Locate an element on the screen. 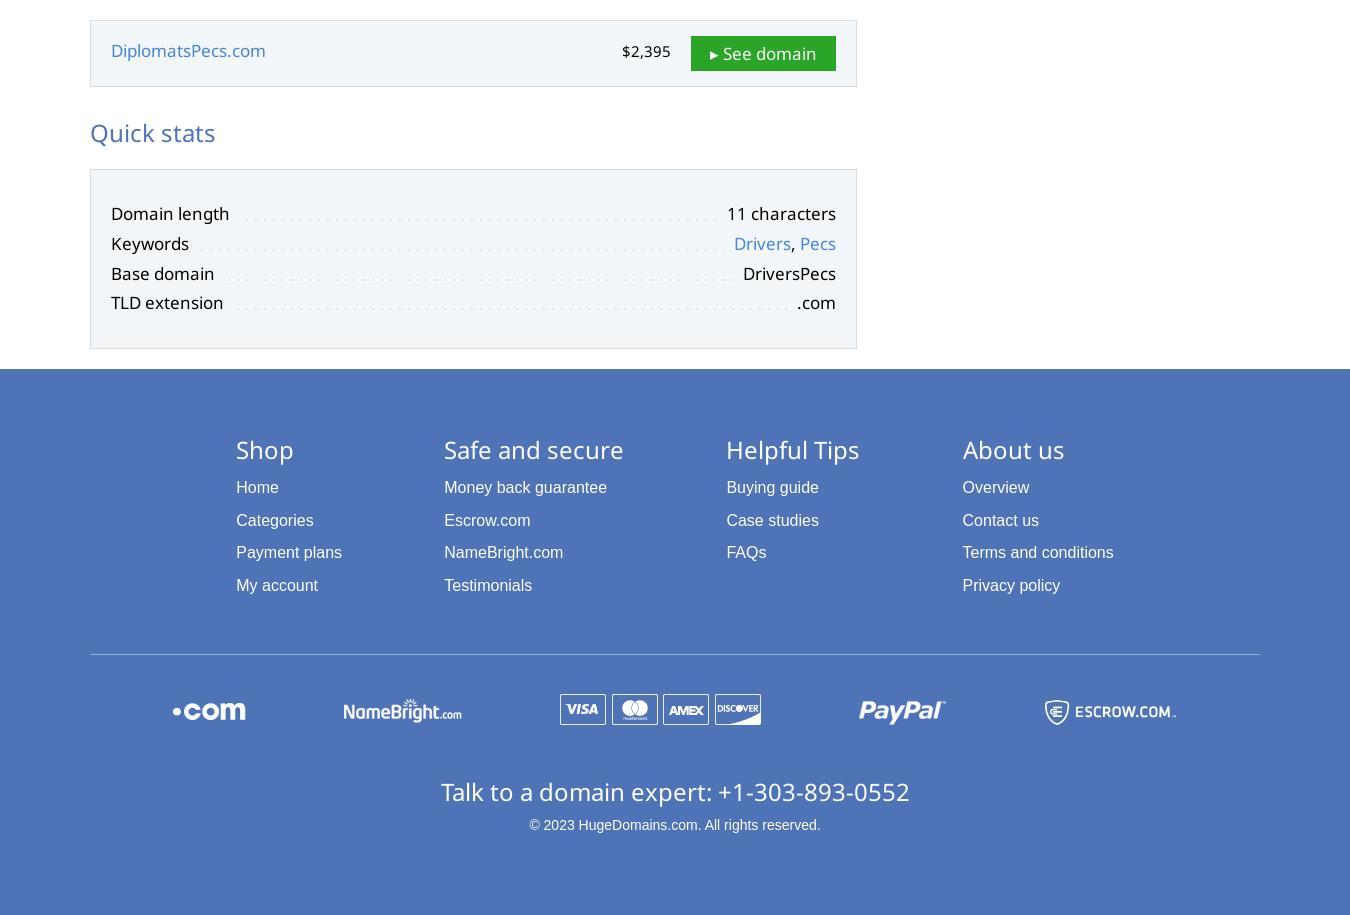 The height and width of the screenshot is (915, 1350). 'Buying guide' is located at coordinates (771, 485).